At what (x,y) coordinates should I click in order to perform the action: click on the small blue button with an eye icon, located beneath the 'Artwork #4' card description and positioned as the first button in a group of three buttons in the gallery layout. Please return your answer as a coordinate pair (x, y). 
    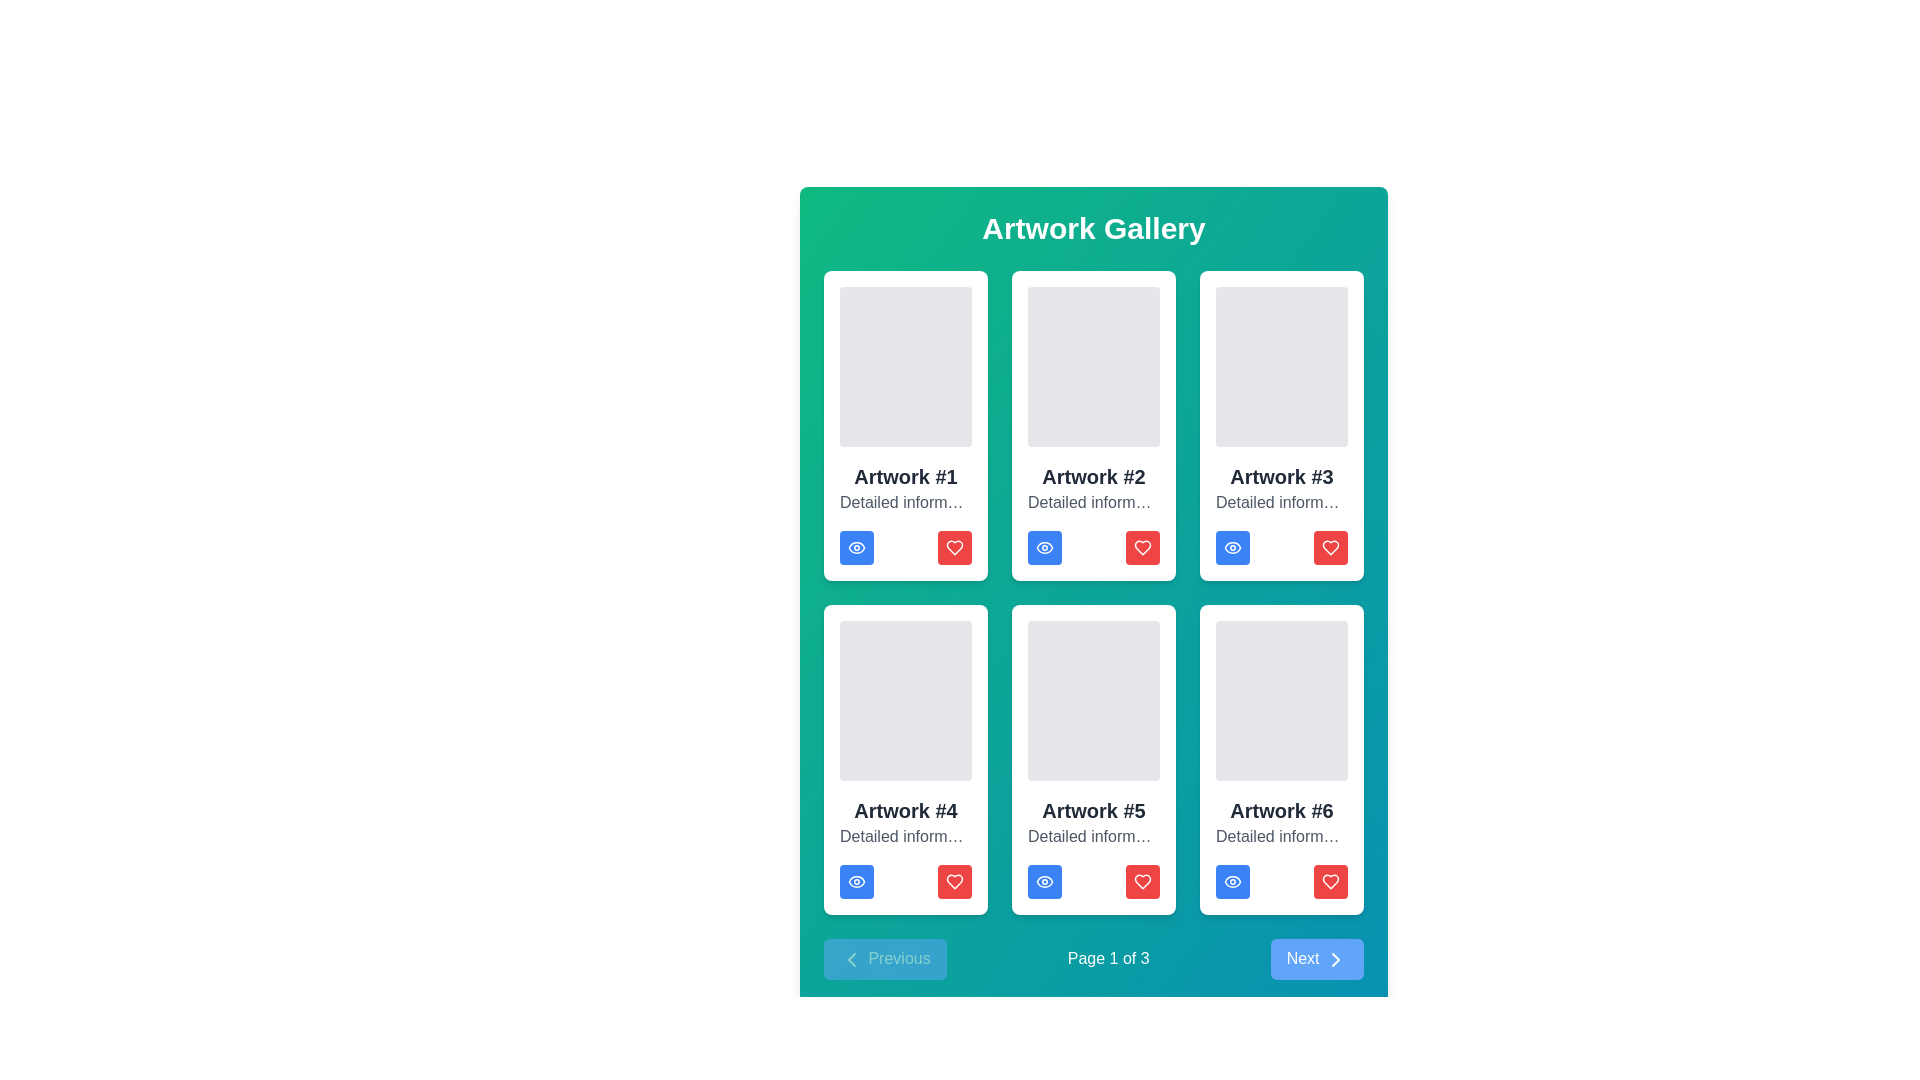
    Looking at the image, I should click on (857, 881).